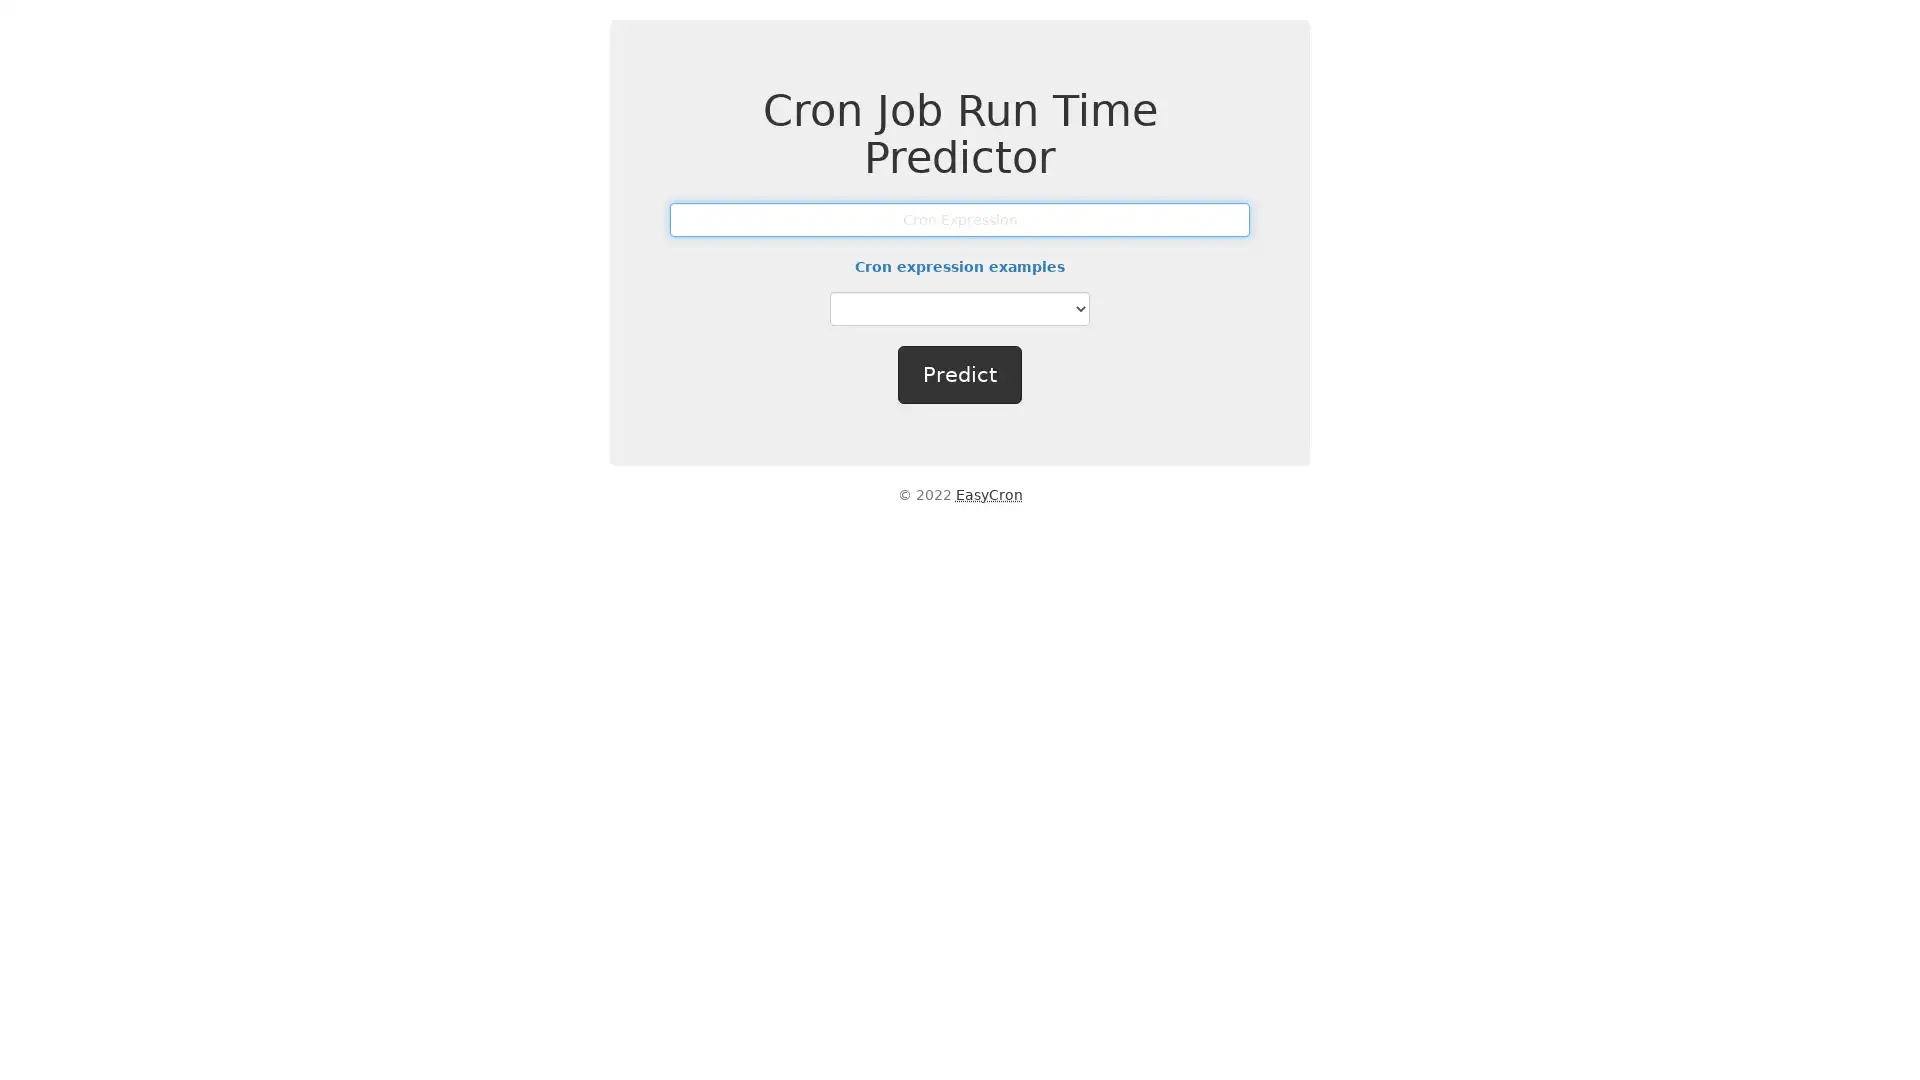 Image resolution: width=1920 pixels, height=1080 pixels. I want to click on Predict, so click(960, 374).